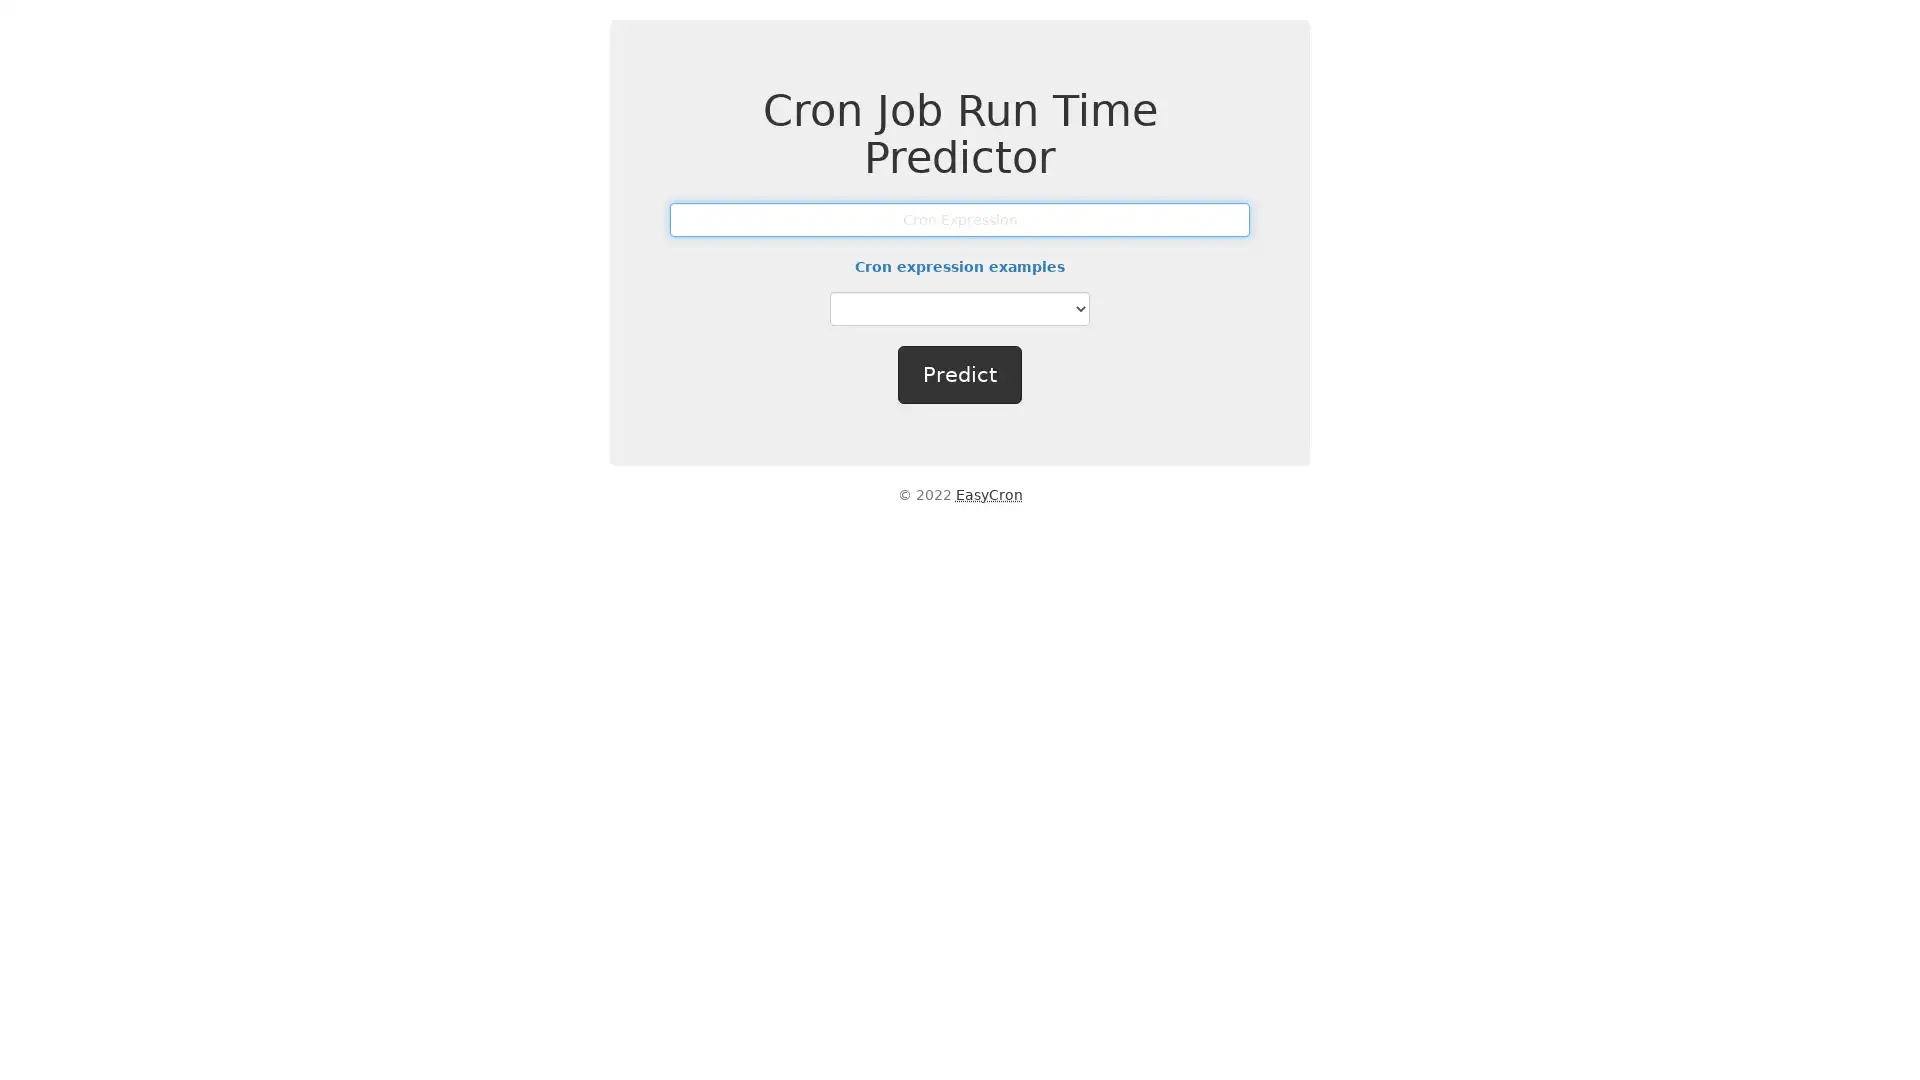 Image resolution: width=1920 pixels, height=1080 pixels. I want to click on Predict, so click(960, 374).